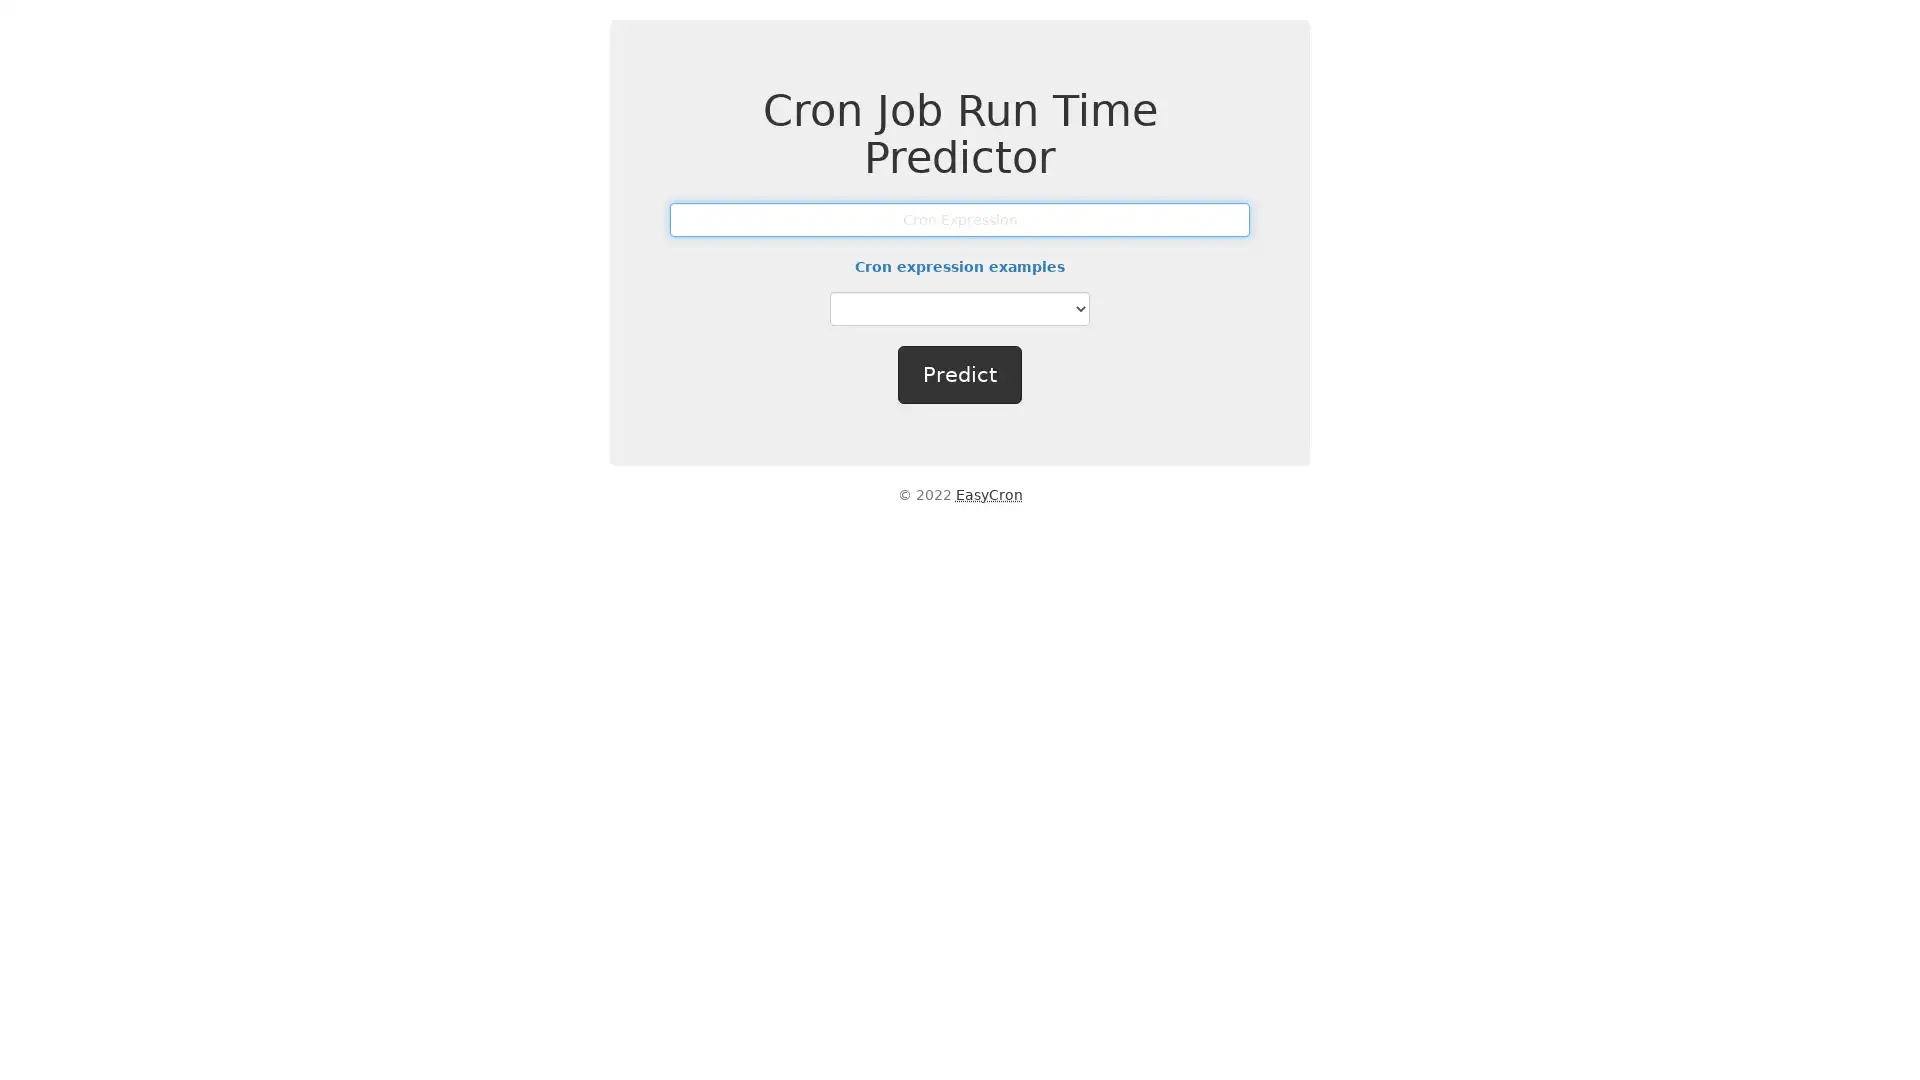 Image resolution: width=1920 pixels, height=1080 pixels. I want to click on Predict, so click(960, 374).